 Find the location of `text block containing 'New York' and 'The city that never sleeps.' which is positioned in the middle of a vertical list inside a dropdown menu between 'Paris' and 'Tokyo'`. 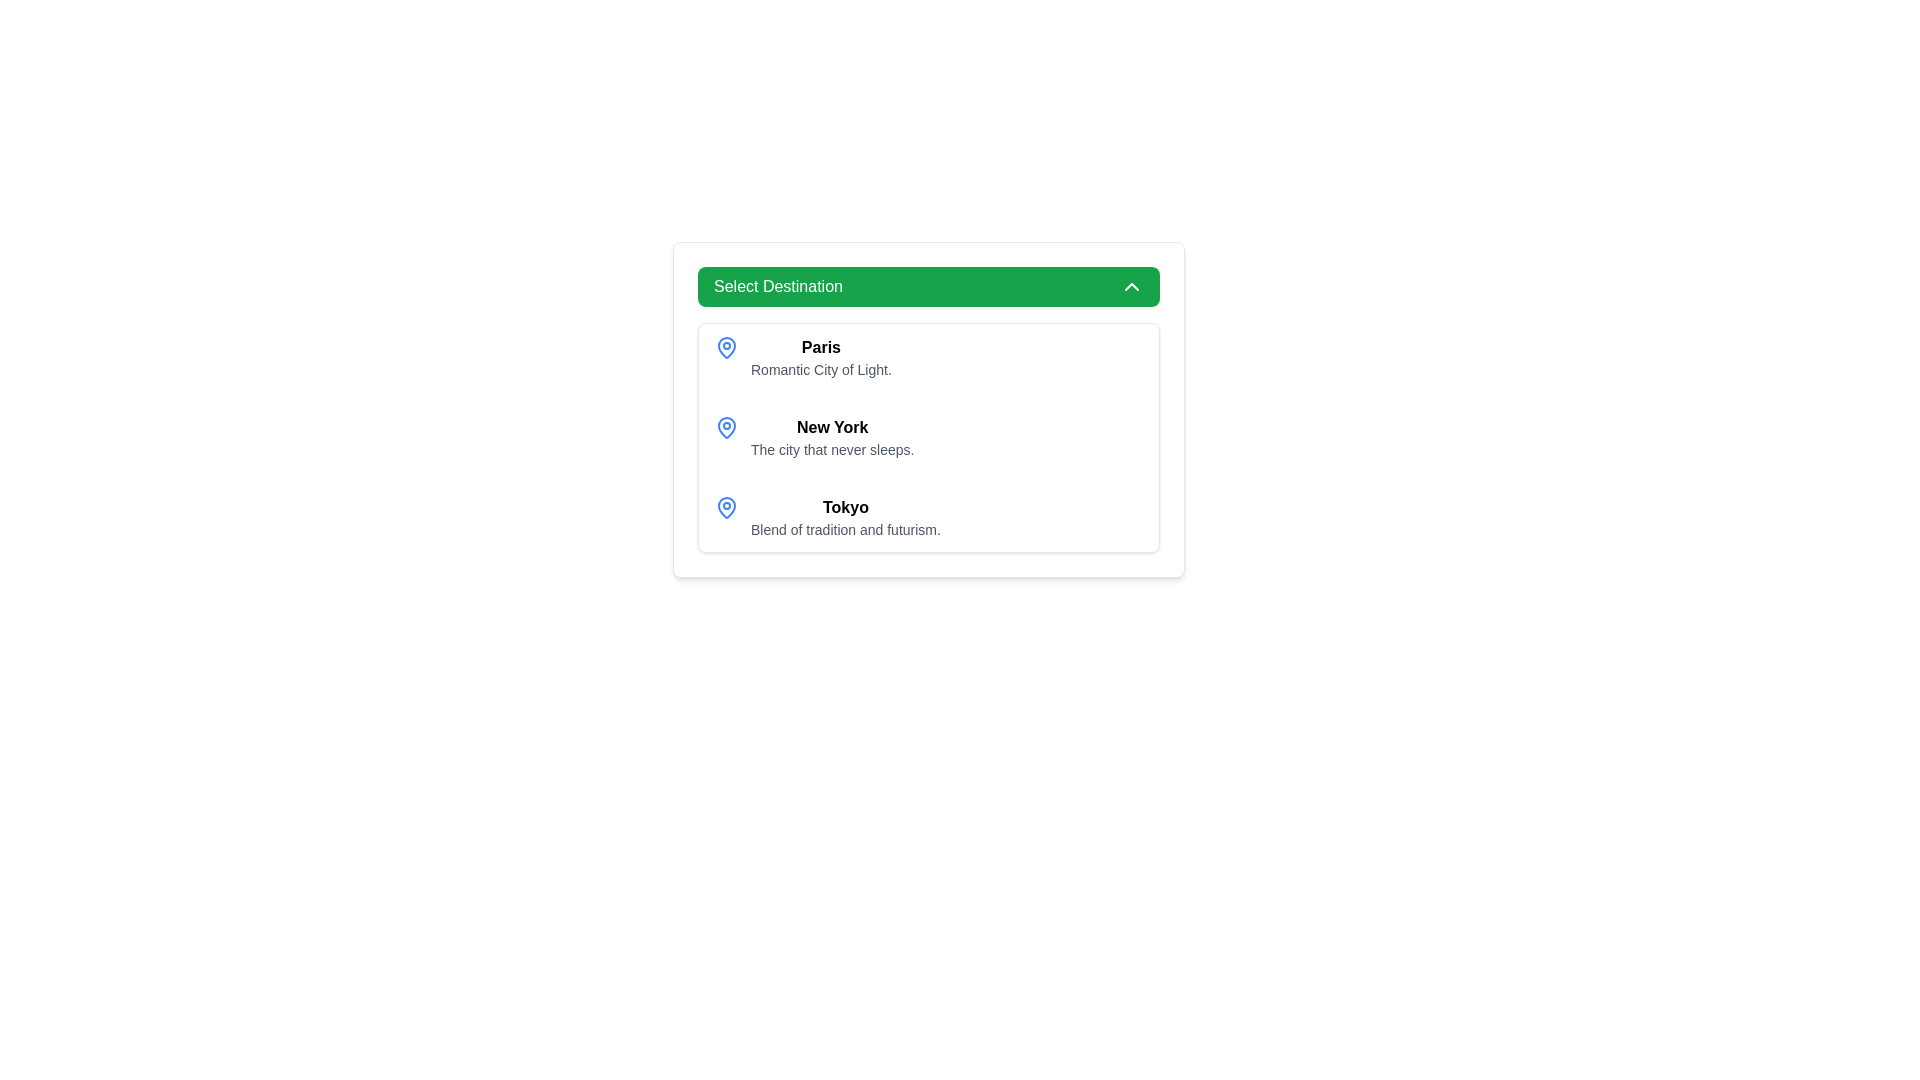

text block containing 'New York' and 'The city that never sleeps.' which is positioned in the middle of a vertical list inside a dropdown menu between 'Paris' and 'Tokyo' is located at coordinates (832, 437).